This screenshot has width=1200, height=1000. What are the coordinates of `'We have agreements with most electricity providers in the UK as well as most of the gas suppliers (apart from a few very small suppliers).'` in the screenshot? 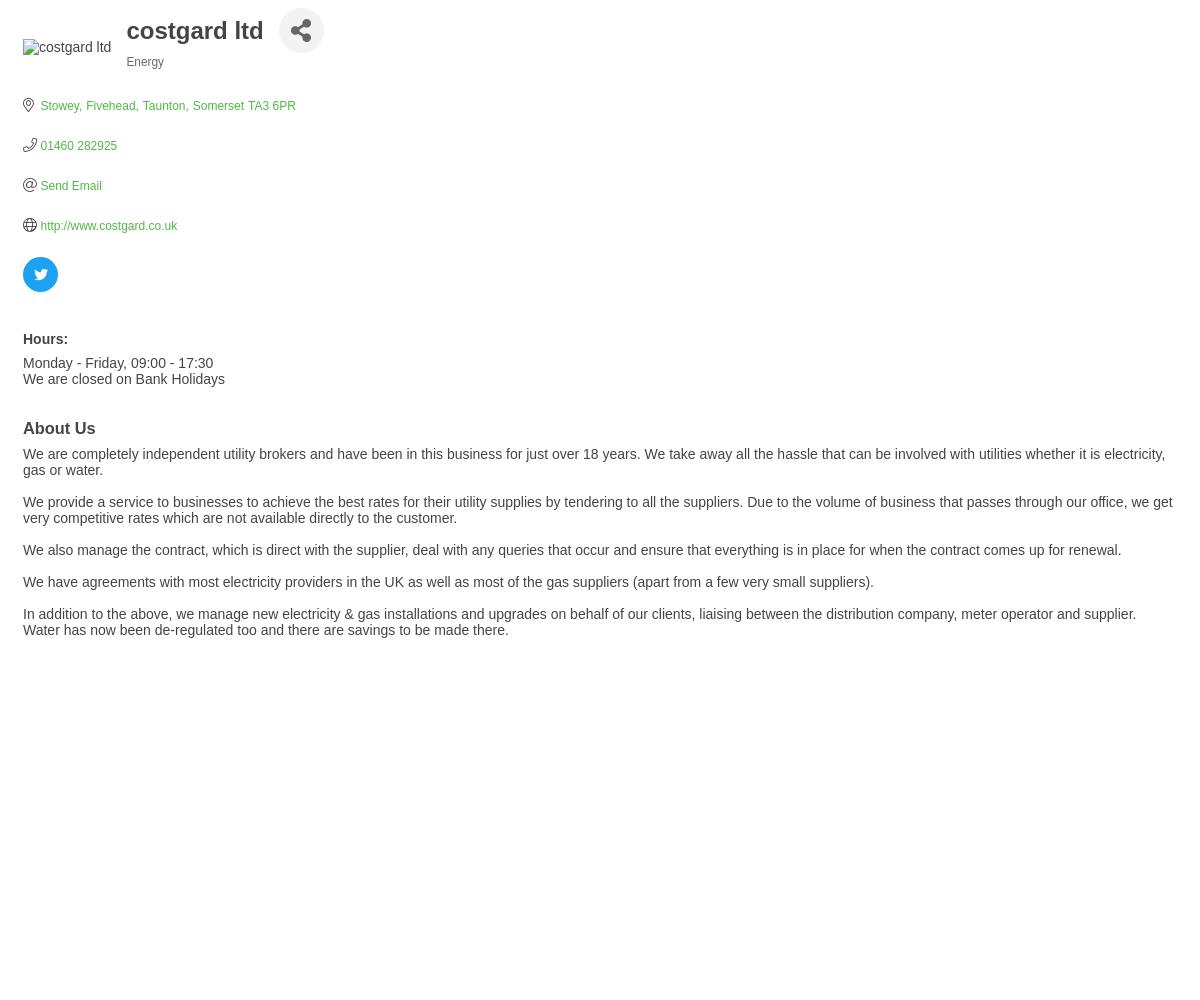 It's located at (447, 581).